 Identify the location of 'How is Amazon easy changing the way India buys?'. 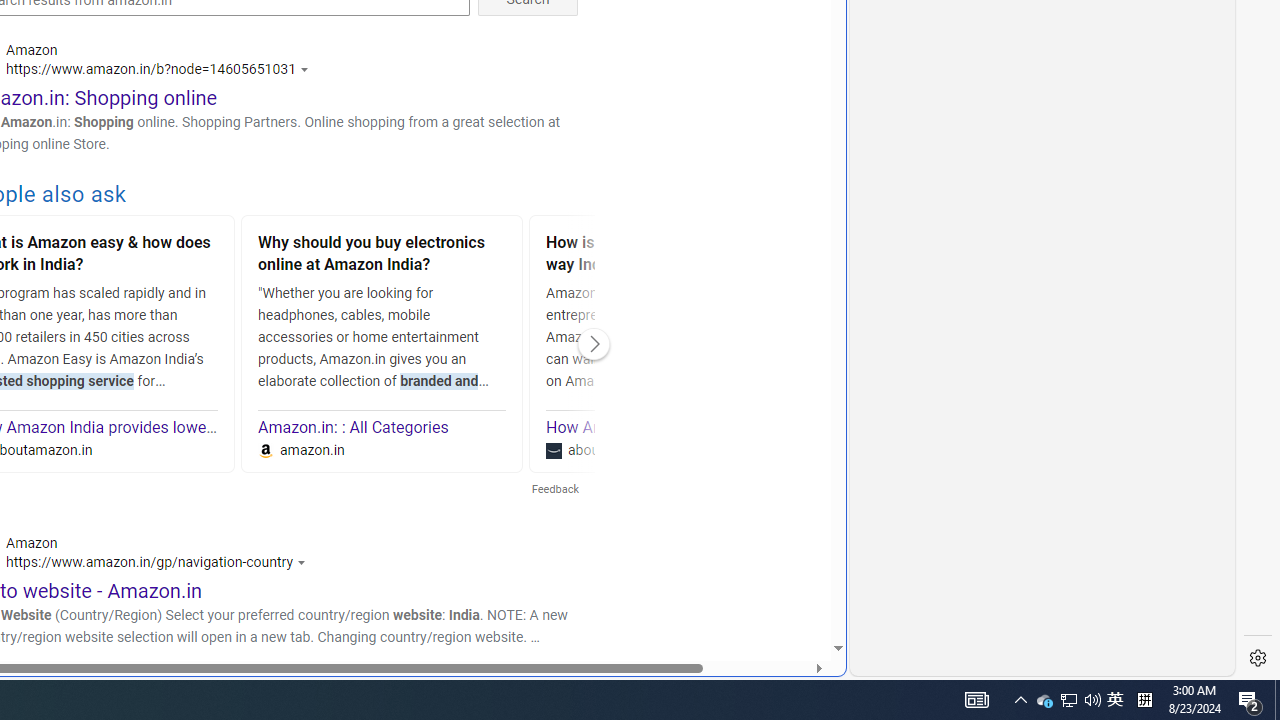
(670, 255).